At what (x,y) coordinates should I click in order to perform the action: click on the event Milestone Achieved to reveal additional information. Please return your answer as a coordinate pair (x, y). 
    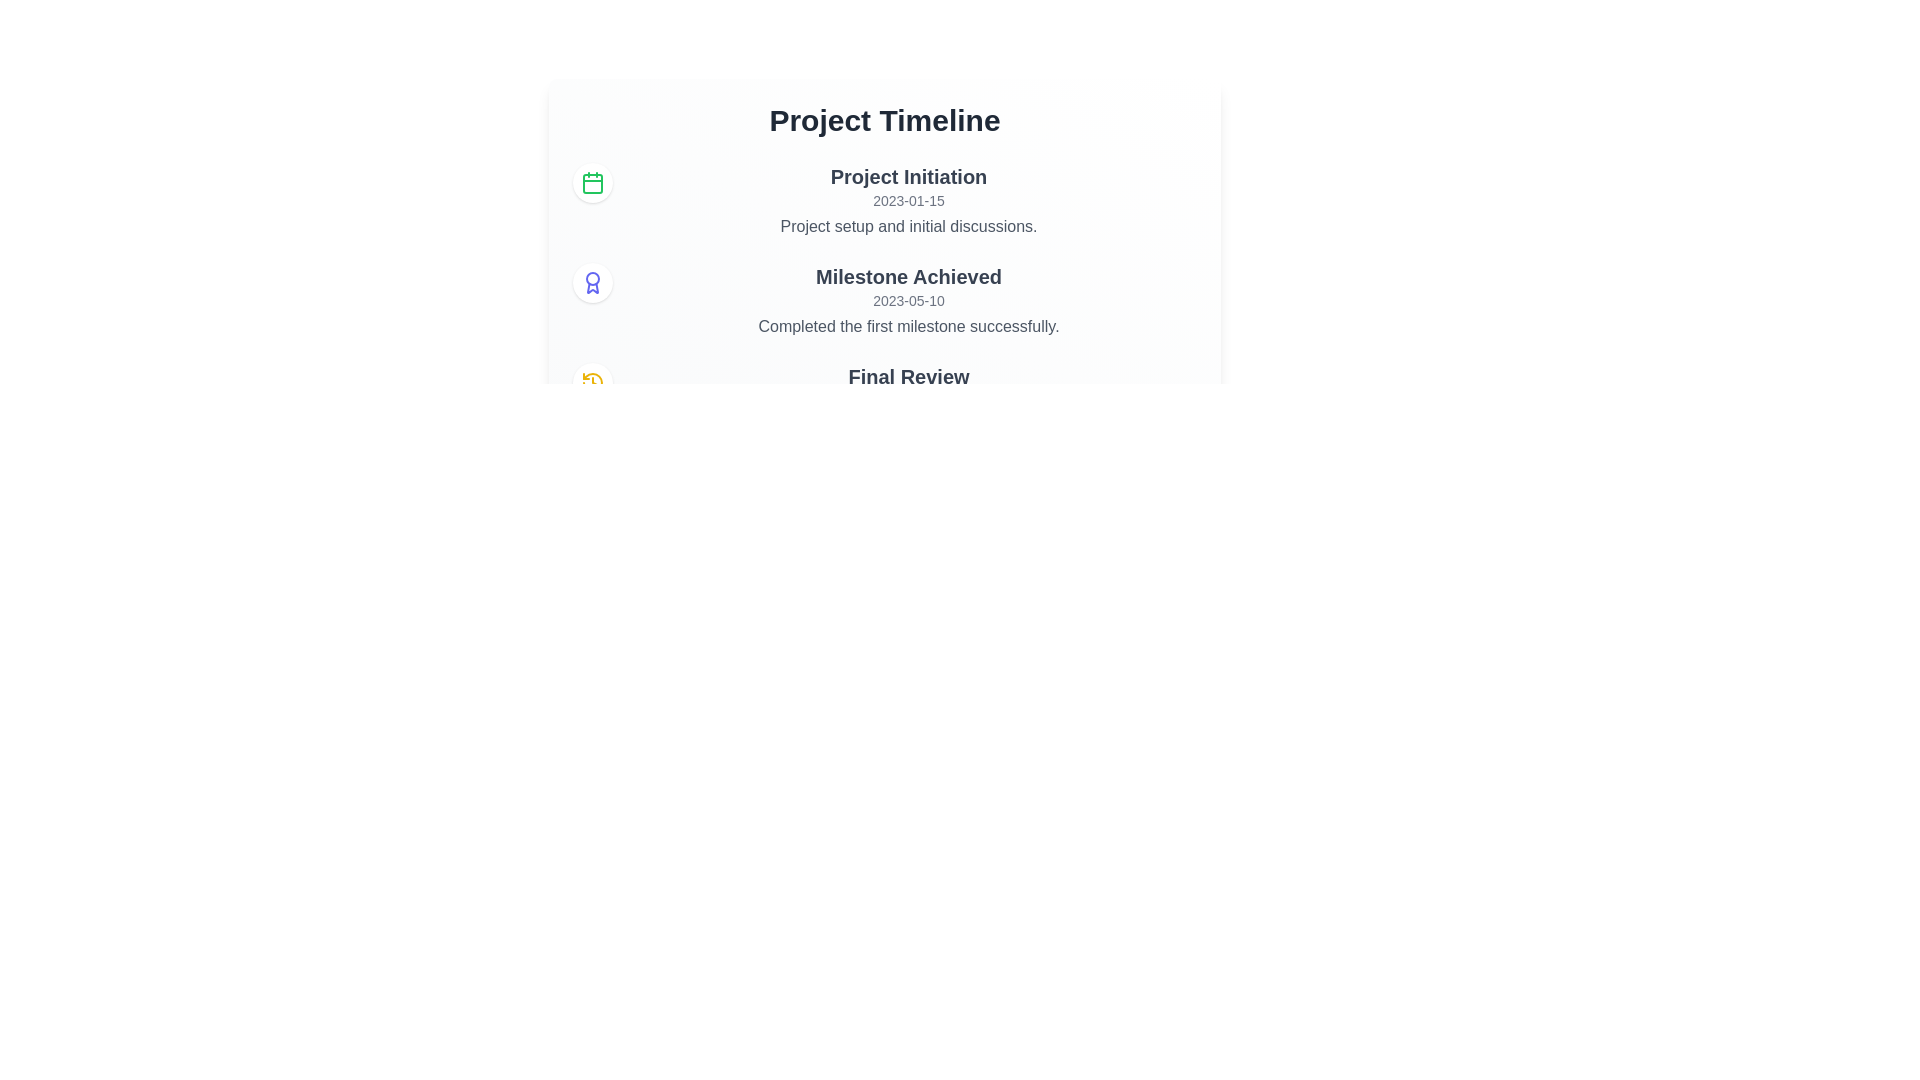
    Looking at the image, I should click on (592, 282).